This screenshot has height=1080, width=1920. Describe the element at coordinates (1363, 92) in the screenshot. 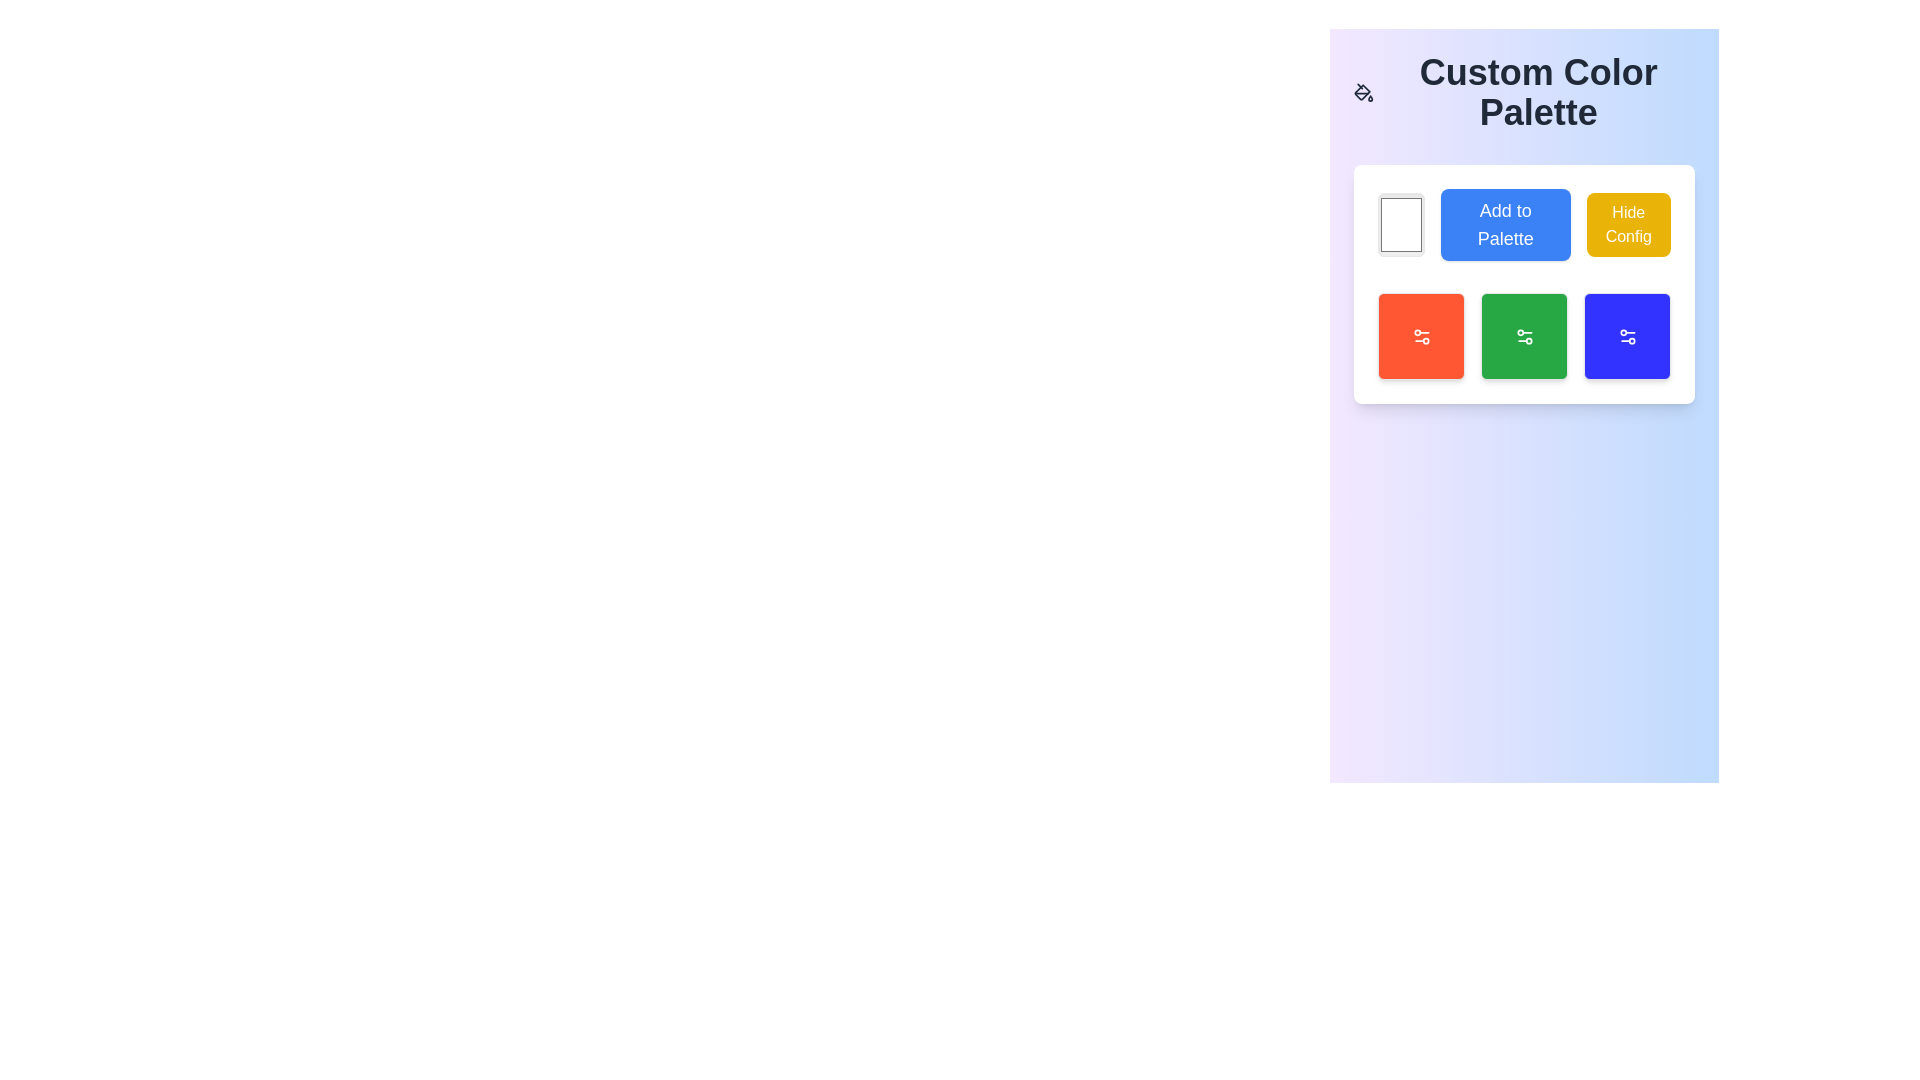

I see `the SVG graphic icon resembling a paint bucket spilling, located in the header section titled 'Custom Color Palette'` at that location.